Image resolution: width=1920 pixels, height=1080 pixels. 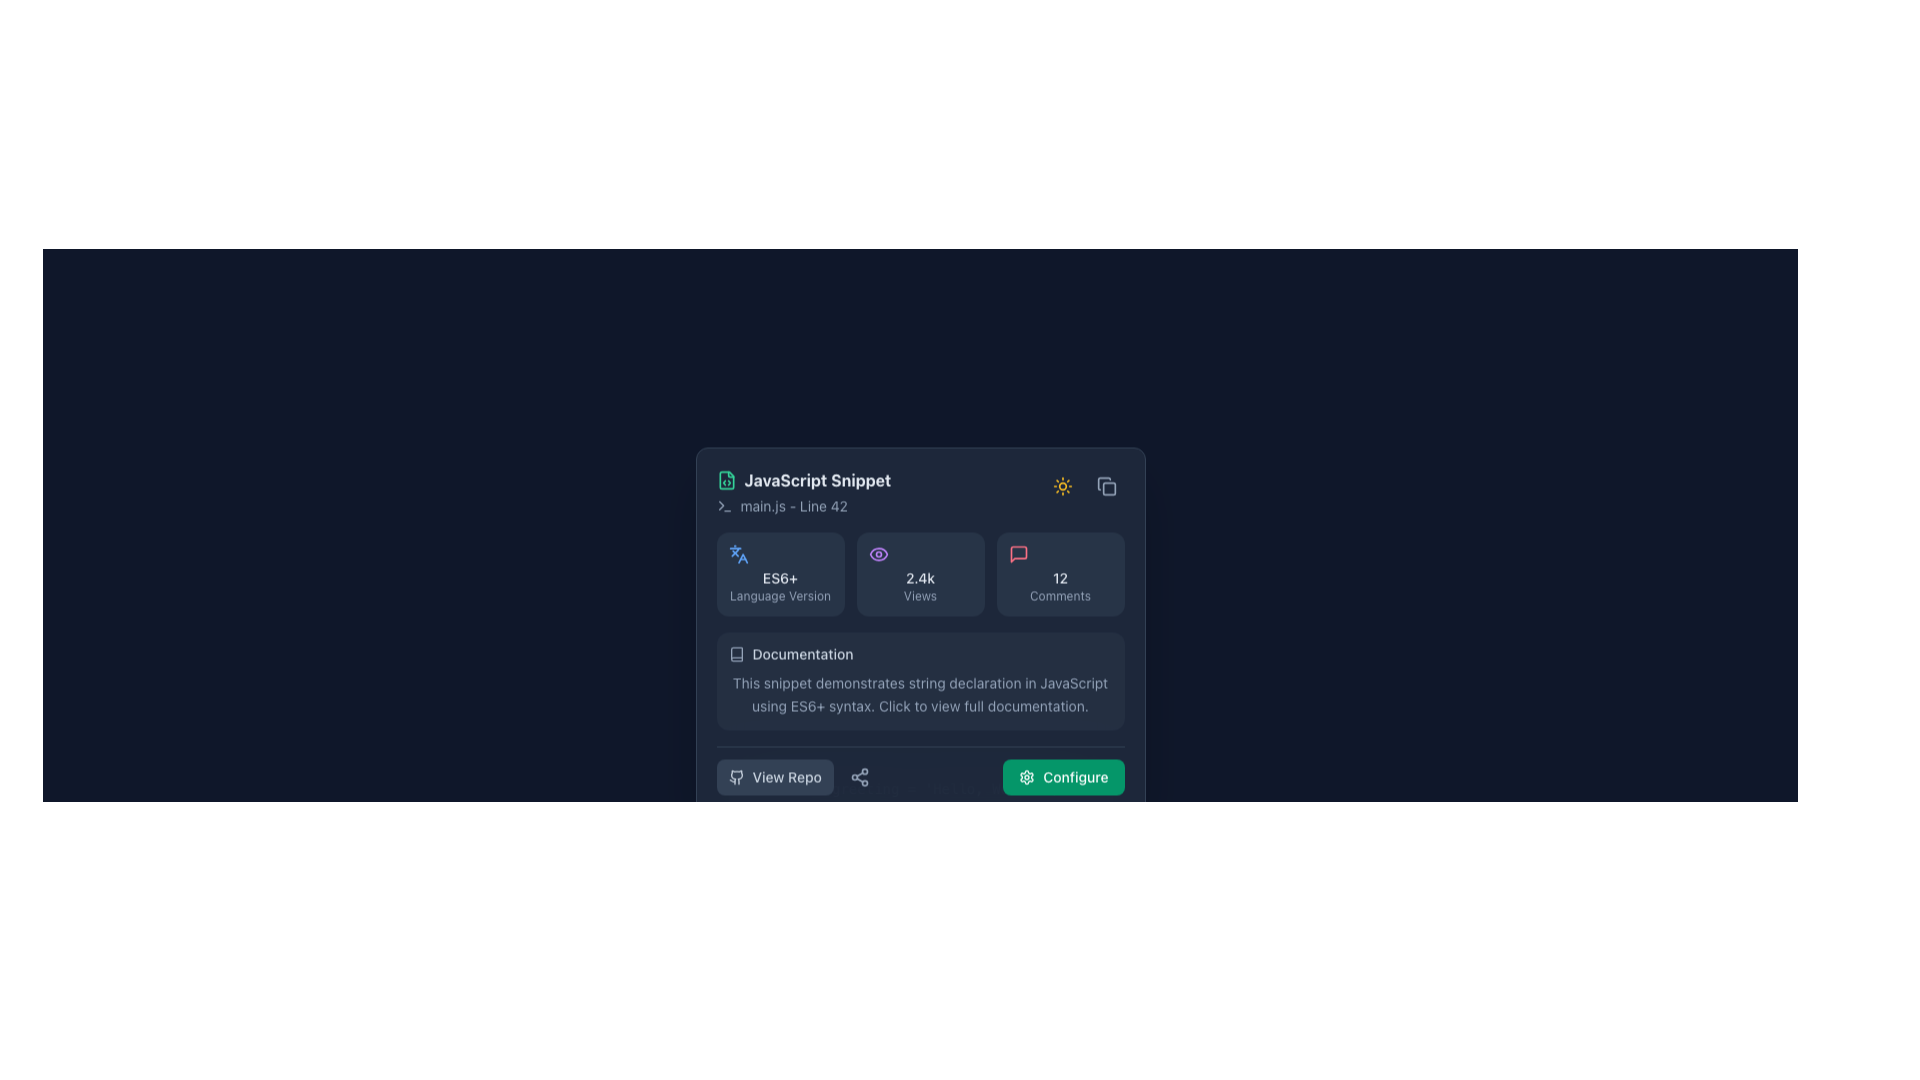 I want to click on the small monochrome book icon located in the upper right area of the snippet box to understand its meaning, so click(x=735, y=654).